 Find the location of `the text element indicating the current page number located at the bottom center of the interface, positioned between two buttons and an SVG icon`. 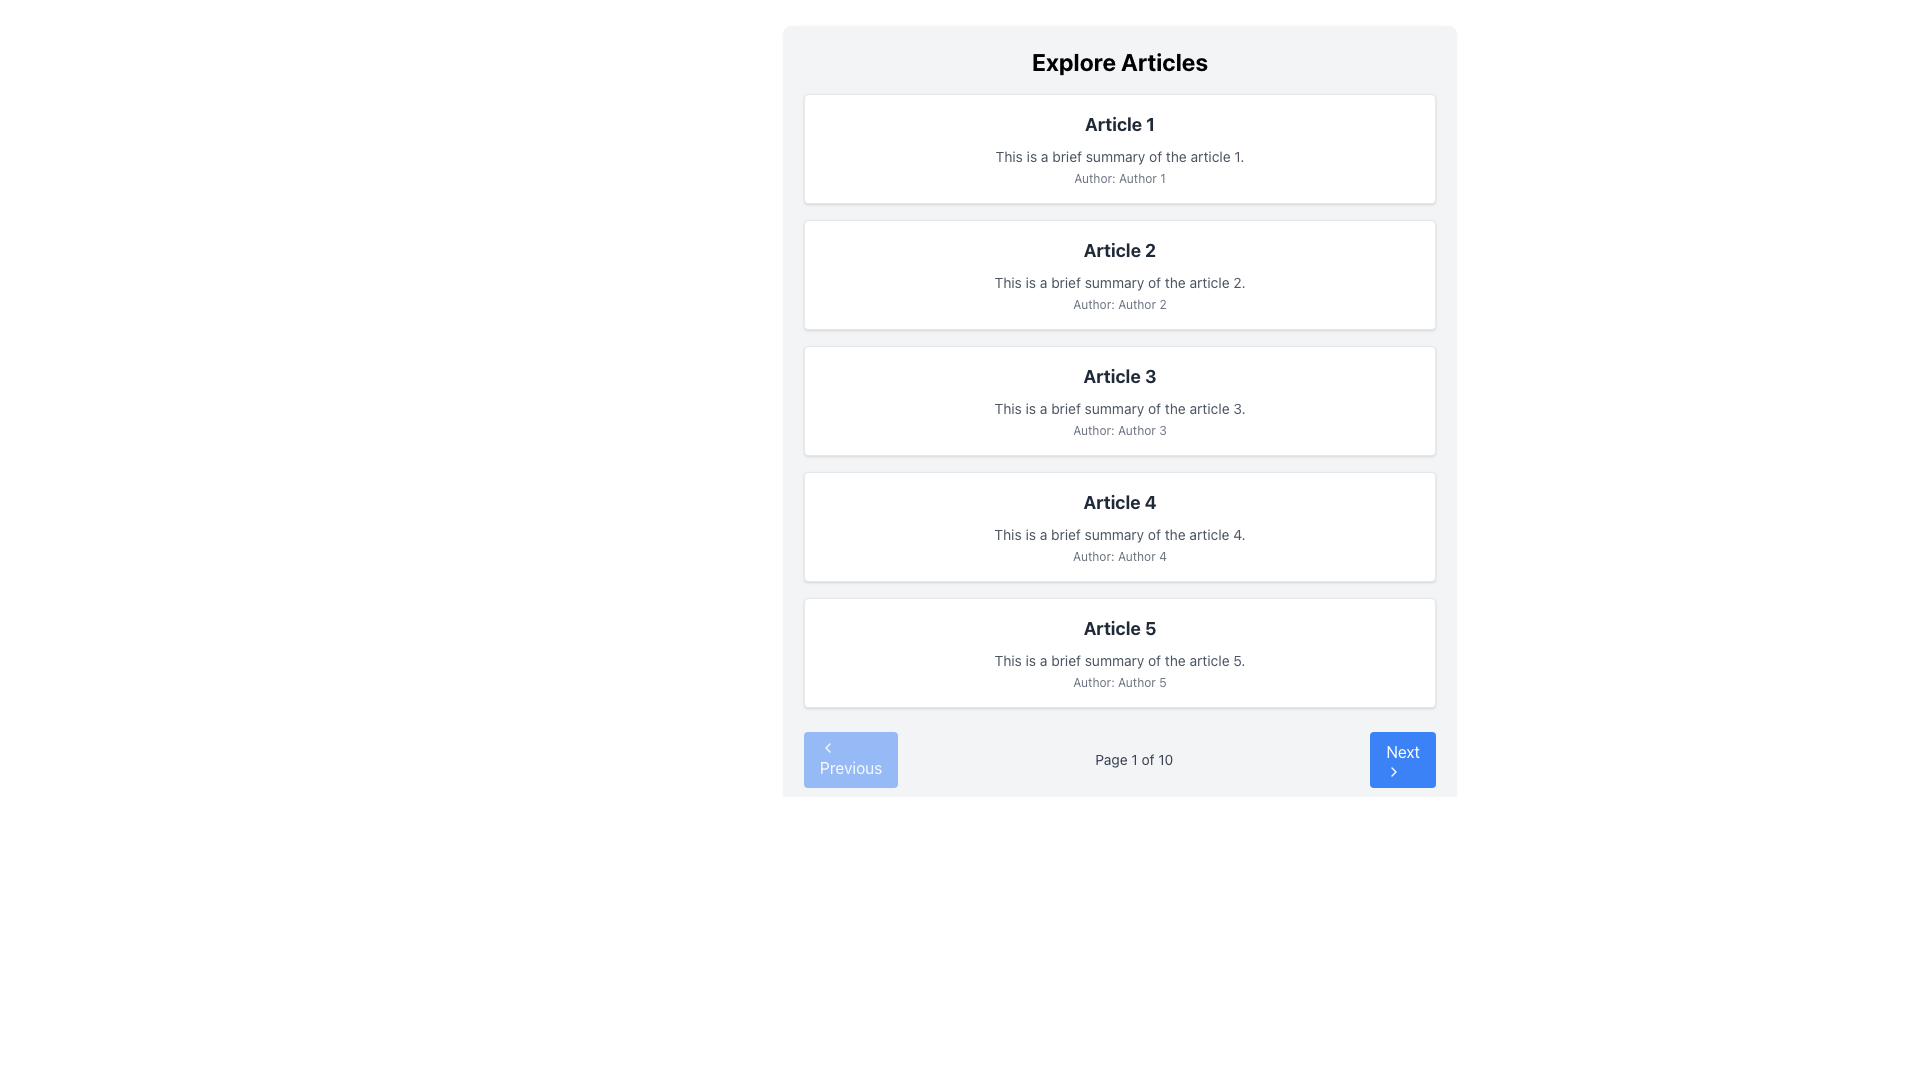

the text element indicating the current page number located at the bottom center of the interface, positioned between two buttons and an SVG icon is located at coordinates (1134, 759).